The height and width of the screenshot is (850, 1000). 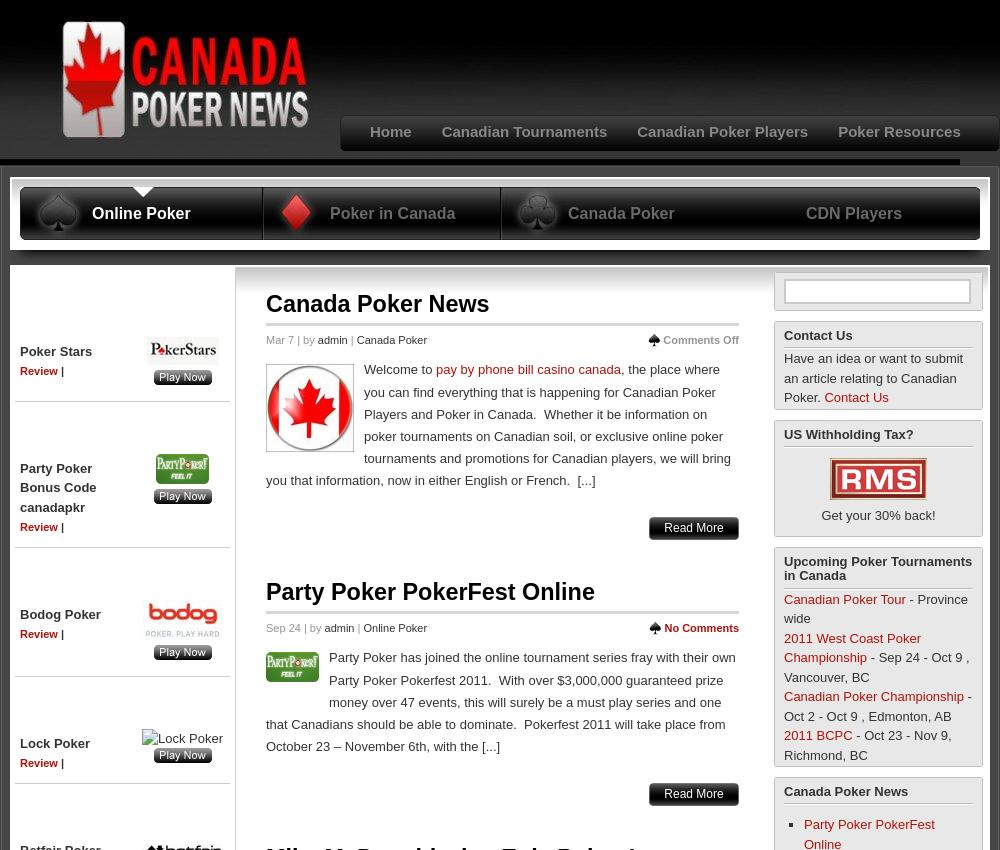 I want to click on 'Poker Stars', so click(x=56, y=349).